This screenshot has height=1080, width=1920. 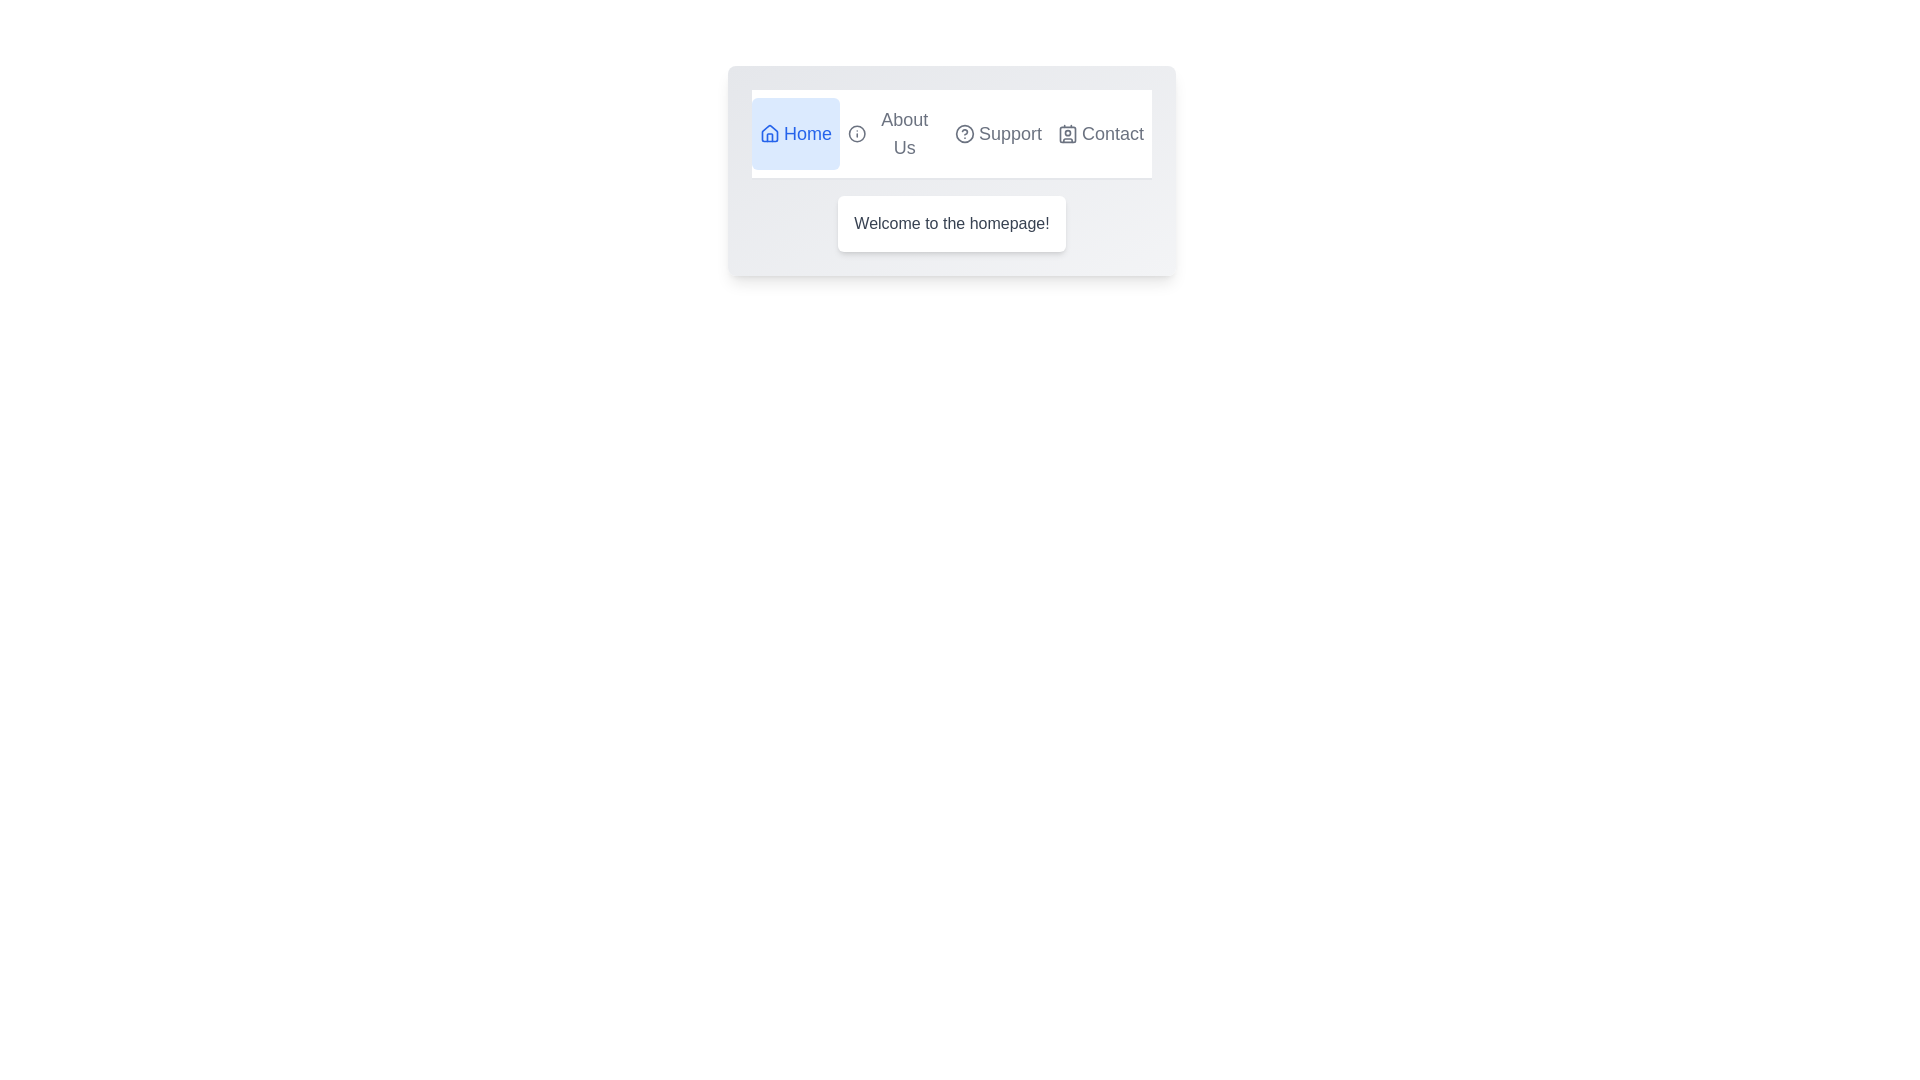 I want to click on the tab labeled 'Support' to preview its hover effect, so click(x=998, y=134).